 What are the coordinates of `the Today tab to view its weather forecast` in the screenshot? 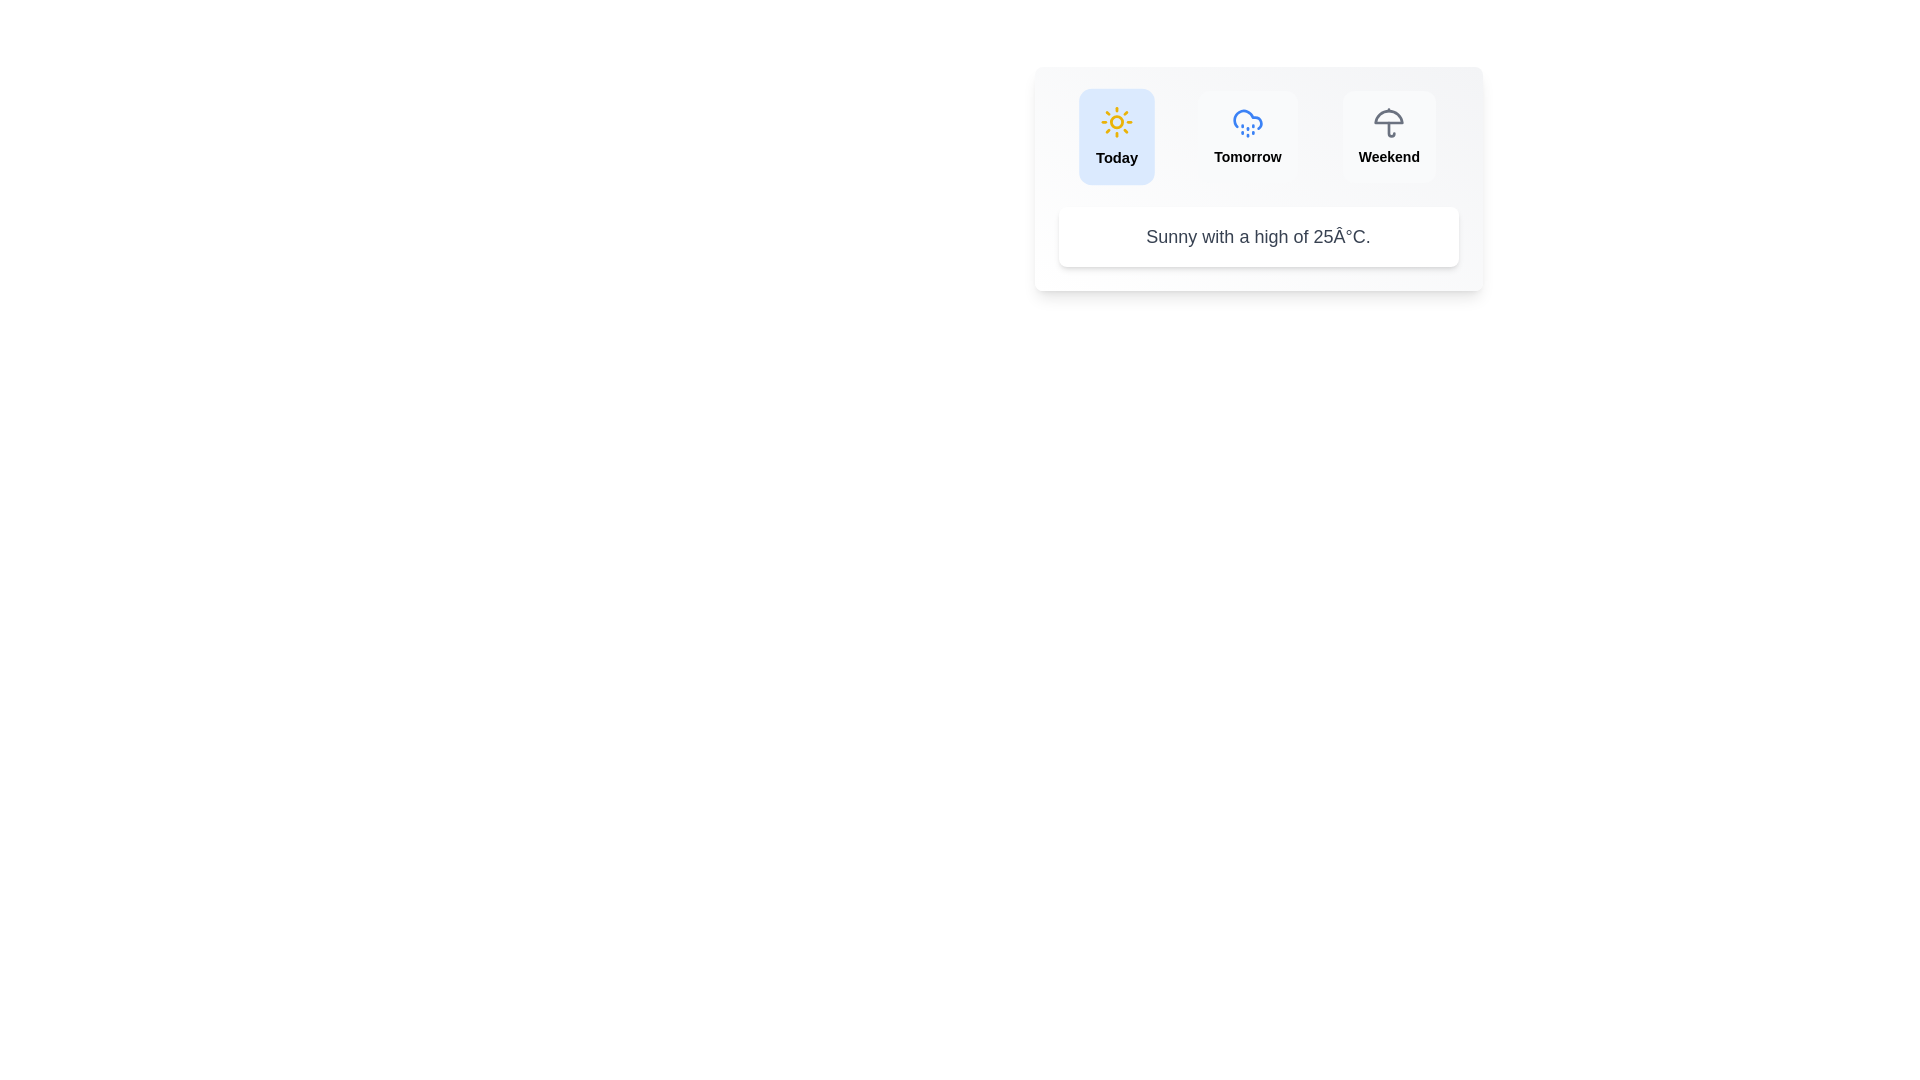 It's located at (1116, 136).